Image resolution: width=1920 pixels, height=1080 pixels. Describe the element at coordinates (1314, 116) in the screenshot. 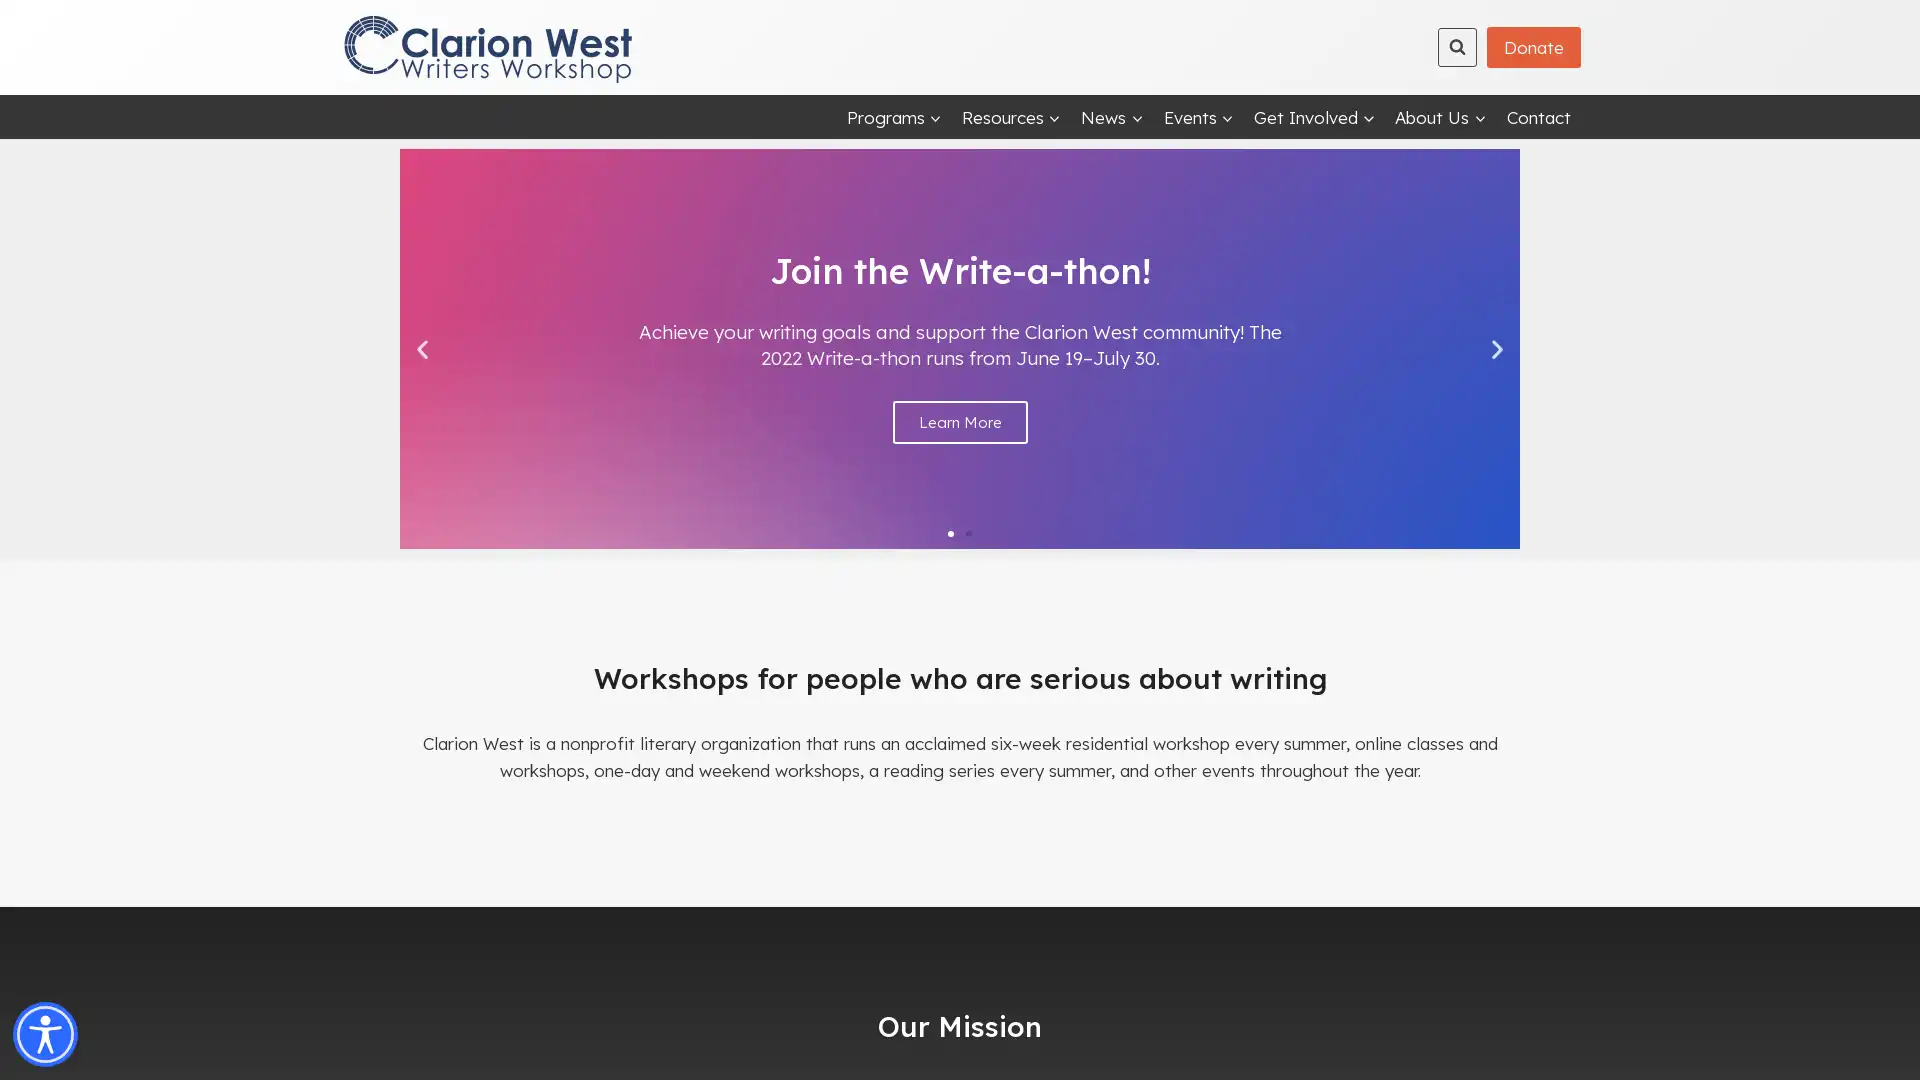

I see `Expand child menu` at that location.